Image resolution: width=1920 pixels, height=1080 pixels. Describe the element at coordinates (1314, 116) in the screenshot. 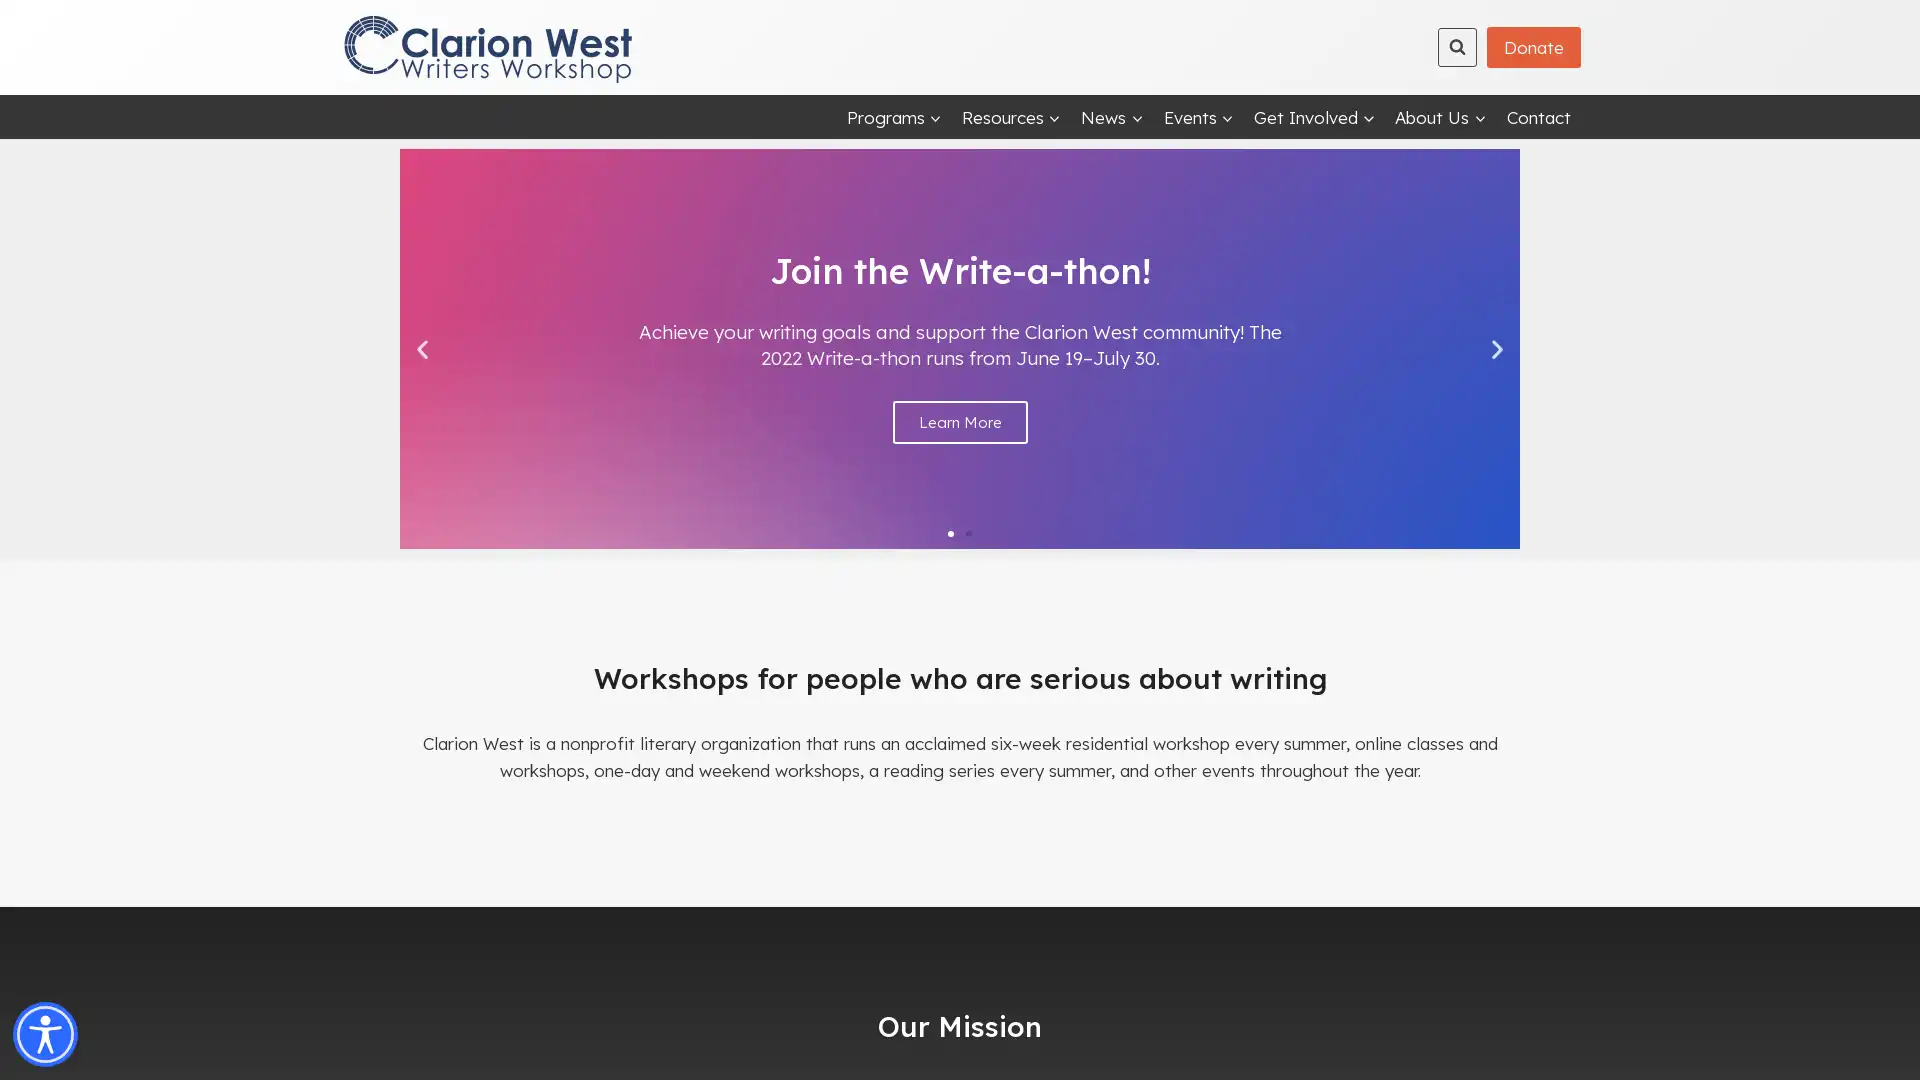

I see `Expand child menu` at that location.